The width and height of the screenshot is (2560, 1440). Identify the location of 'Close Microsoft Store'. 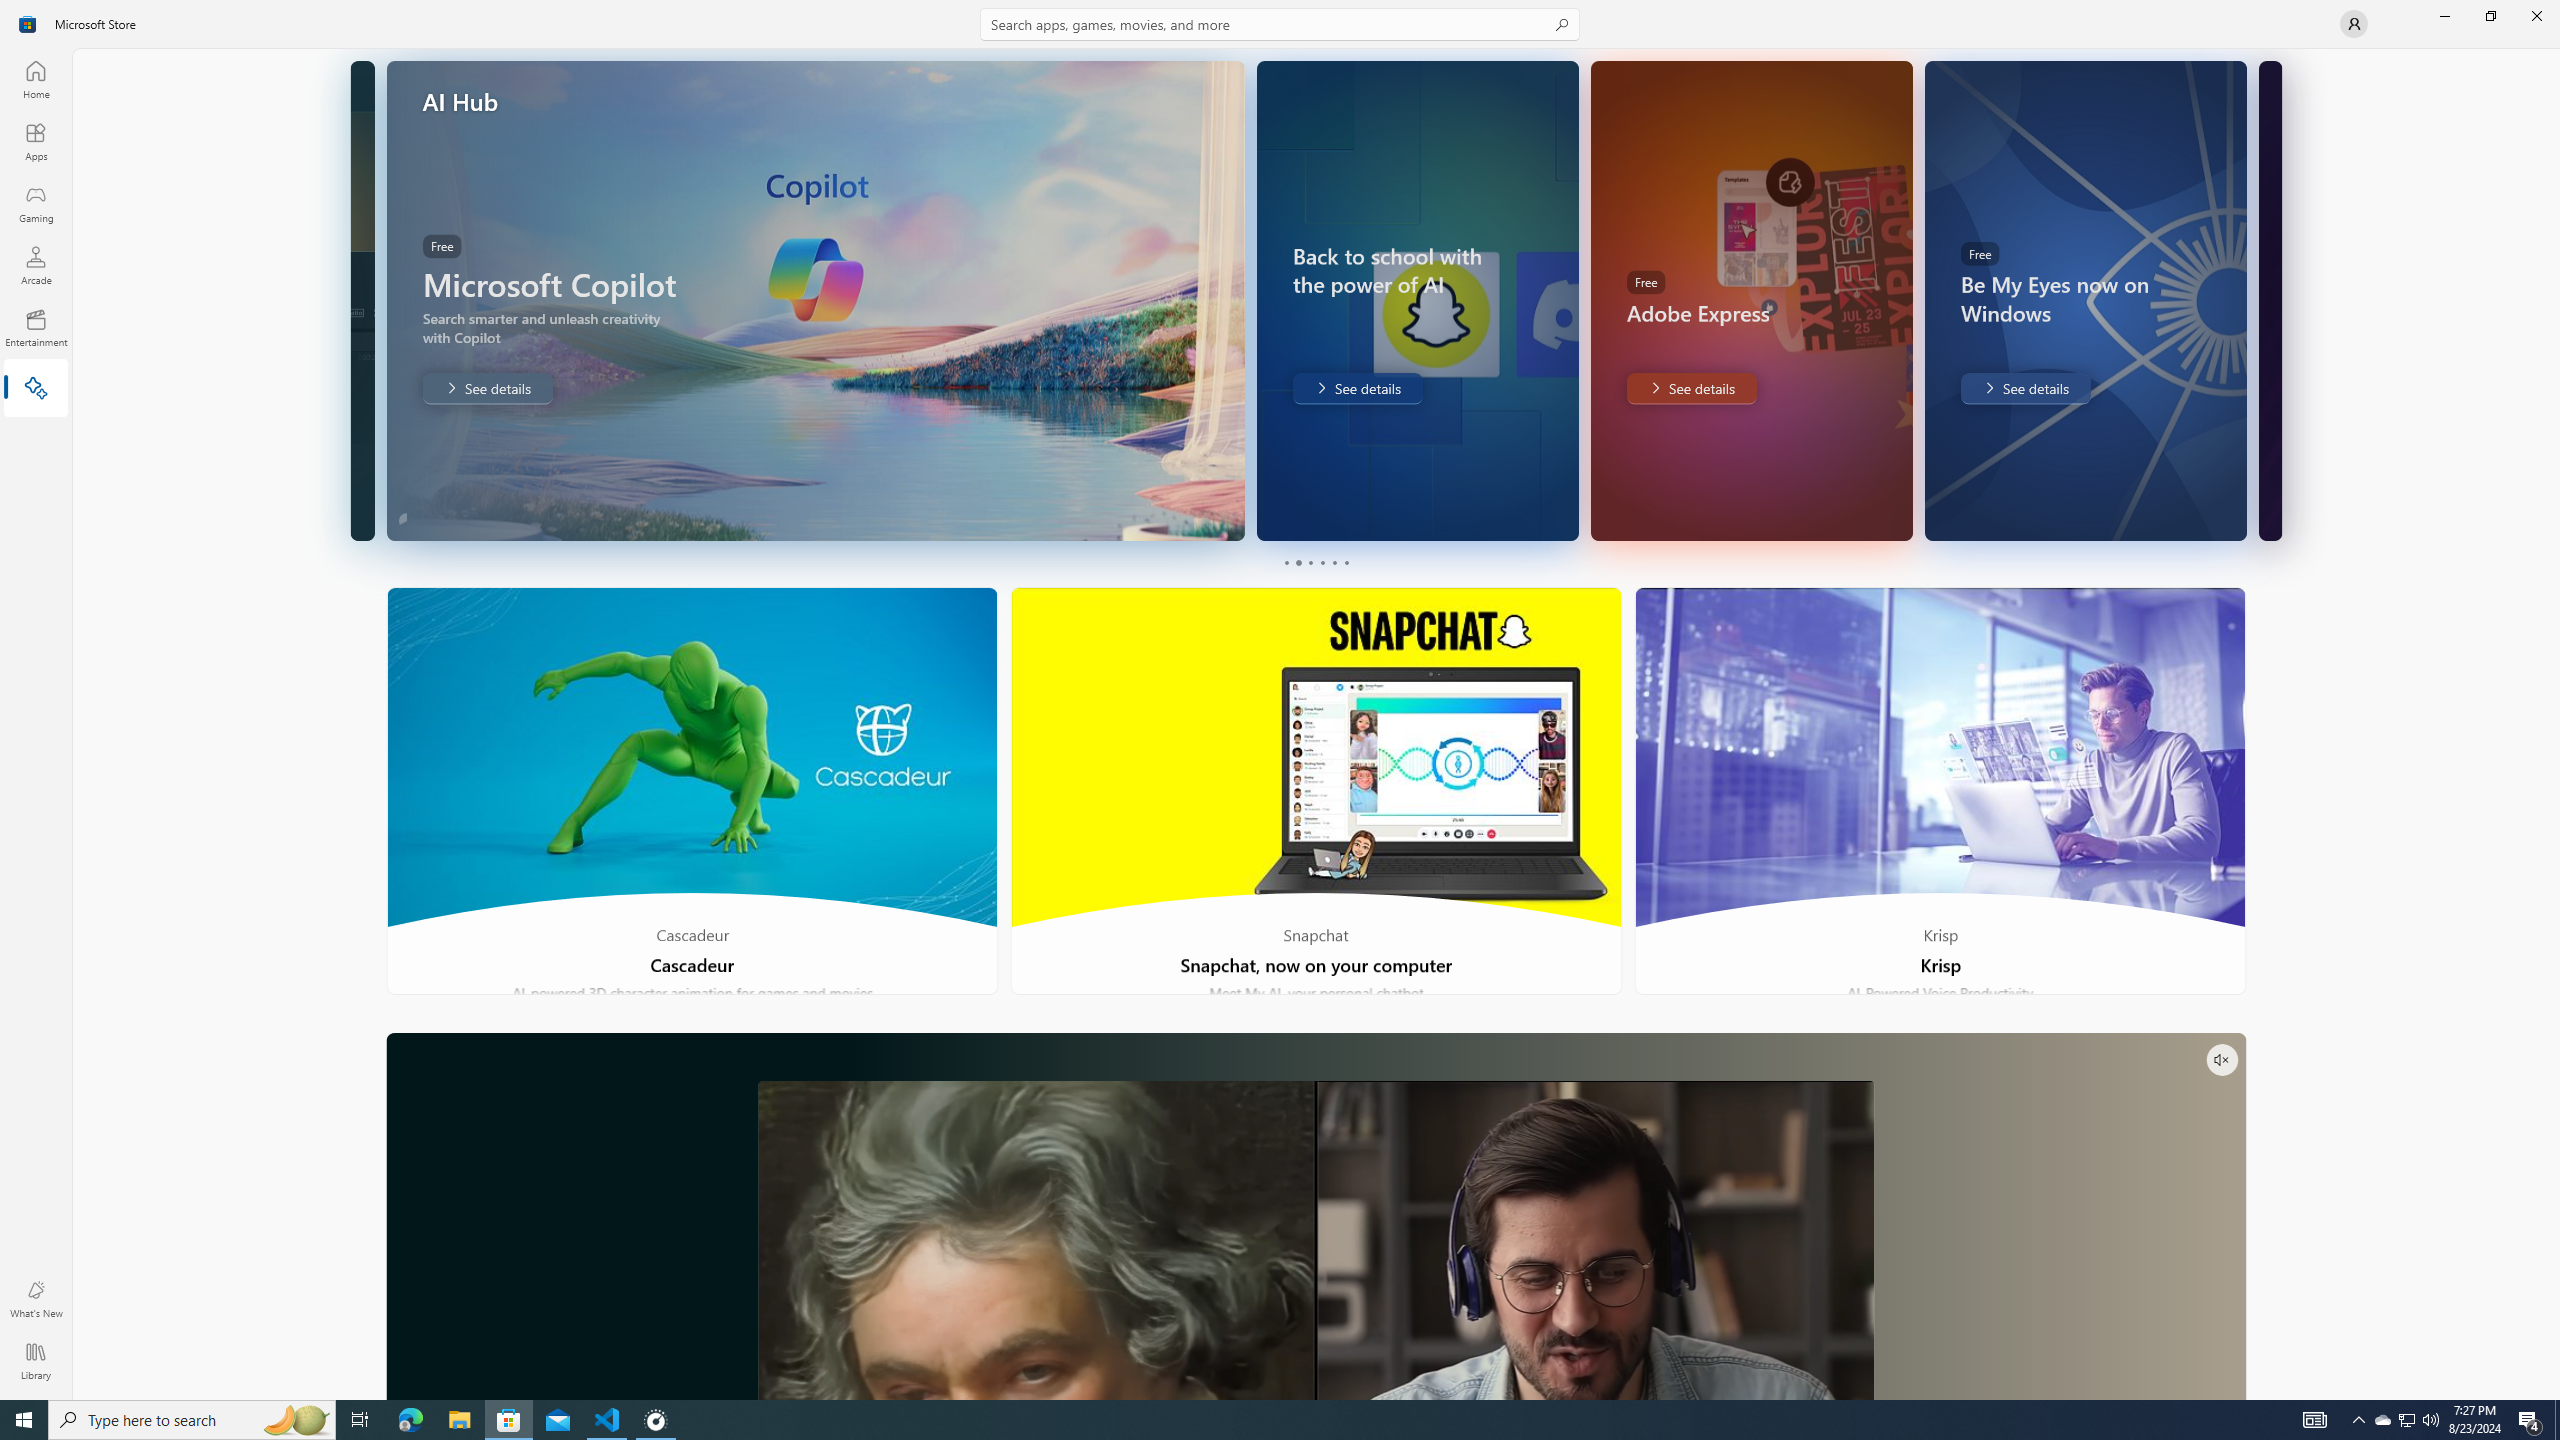
(2535, 15).